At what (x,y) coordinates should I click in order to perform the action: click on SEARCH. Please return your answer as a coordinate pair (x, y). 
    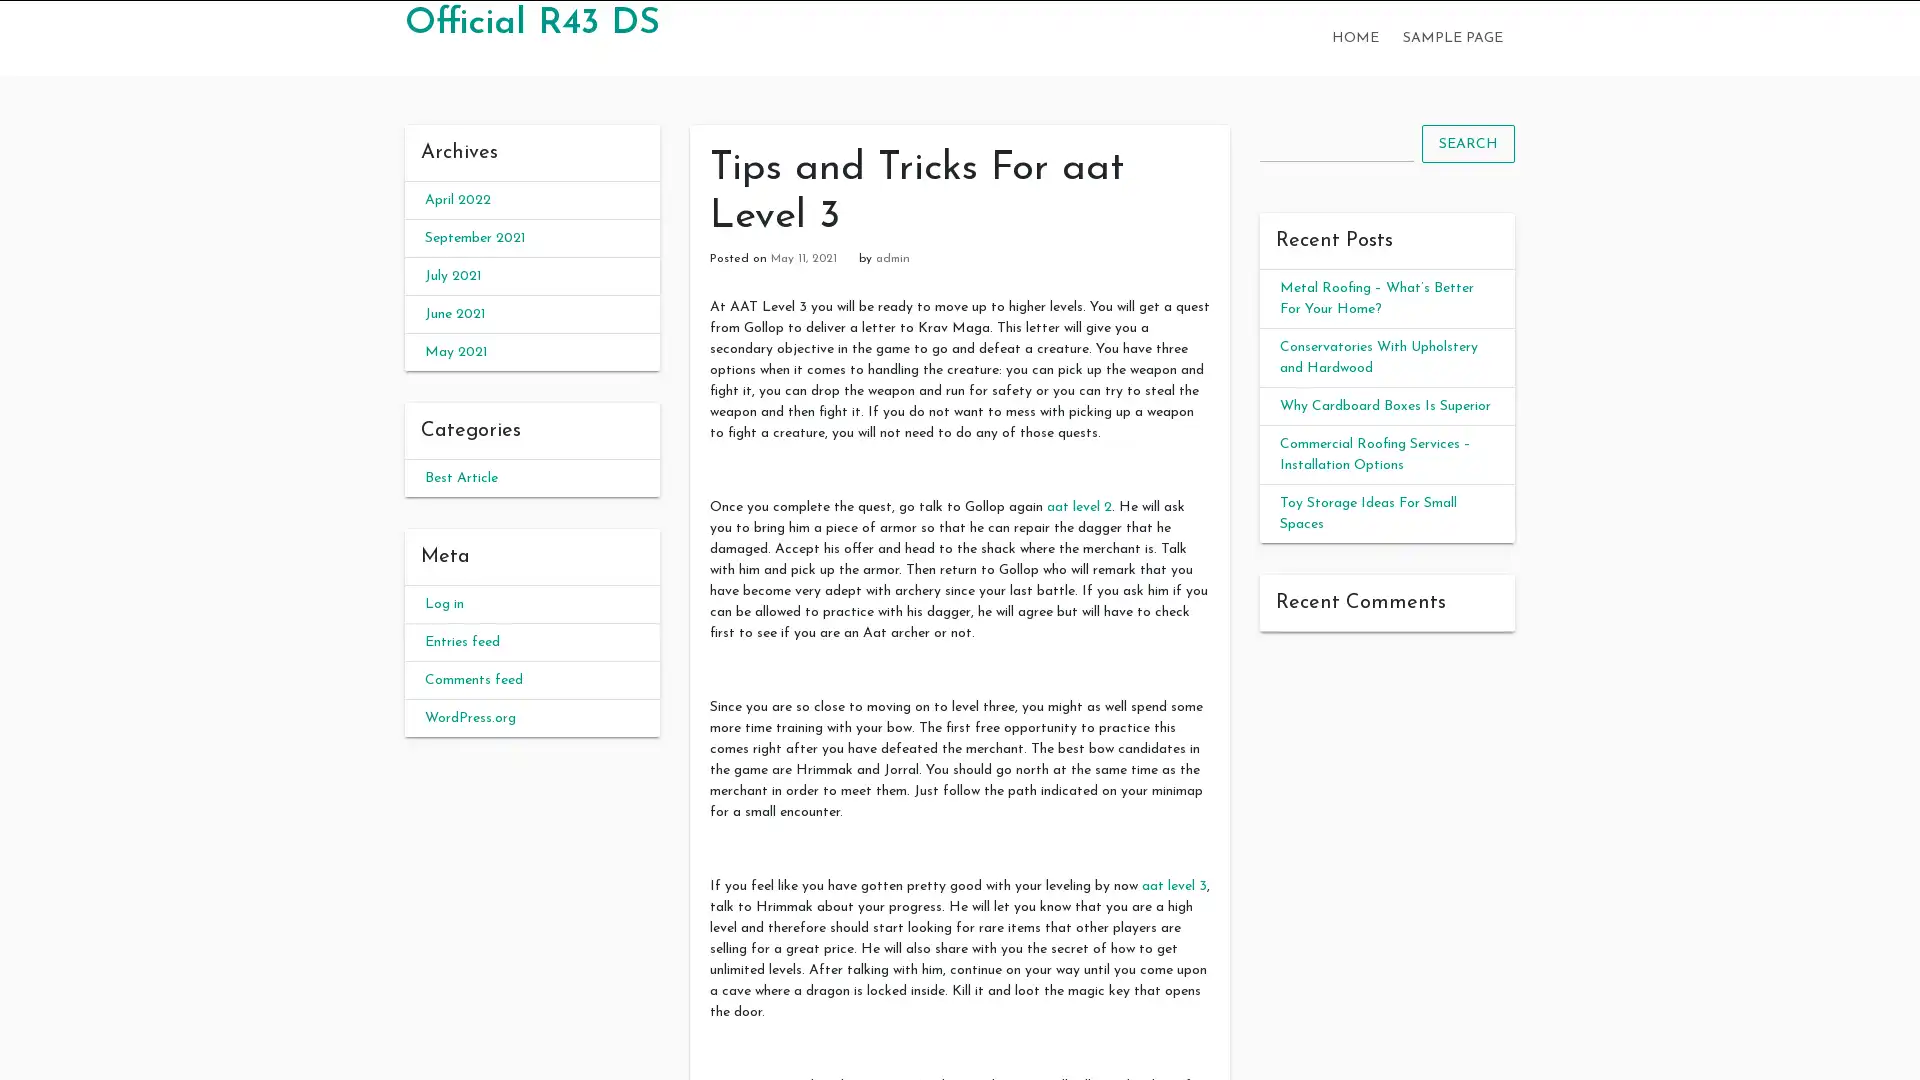
    Looking at the image, I should click on (1468, 142).